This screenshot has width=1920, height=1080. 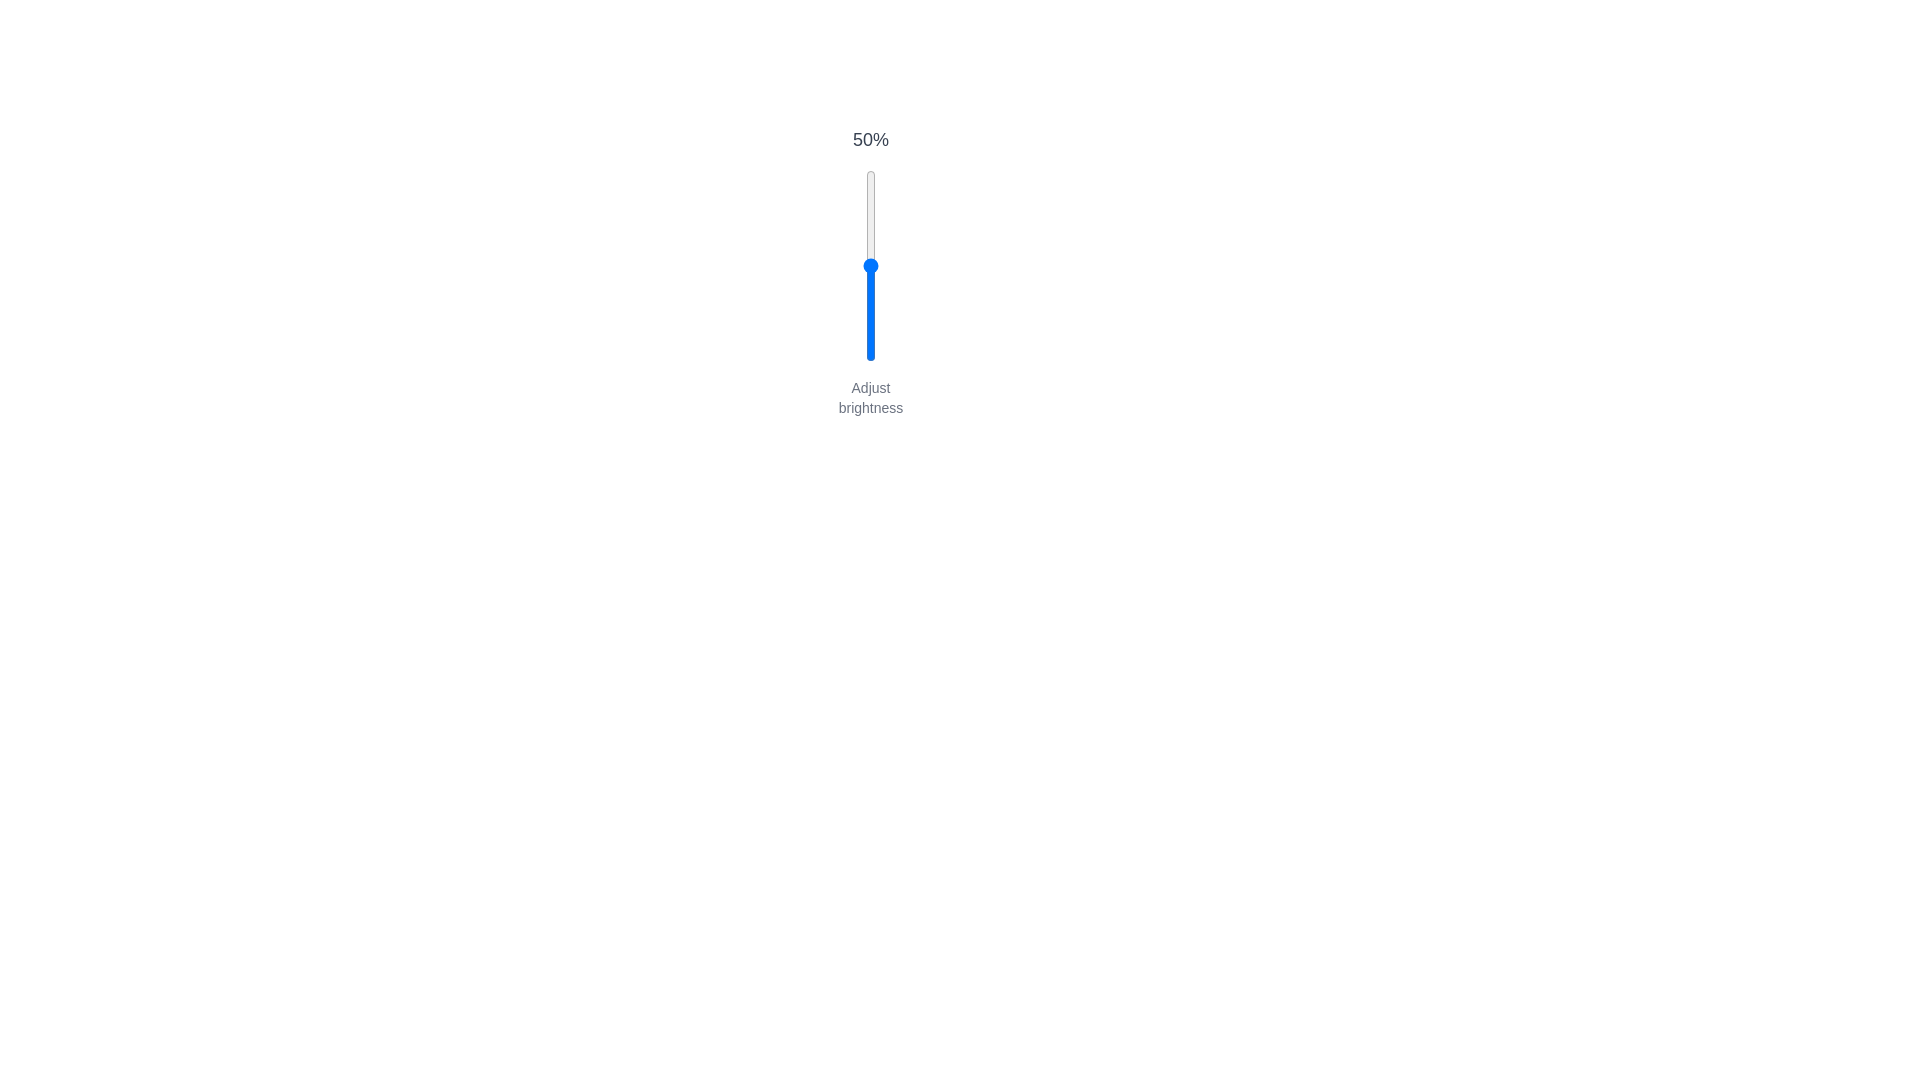 What do you see at coordinates (870, 324) in the screenshot?
I see `brightness` at bounding box center [870, 324].